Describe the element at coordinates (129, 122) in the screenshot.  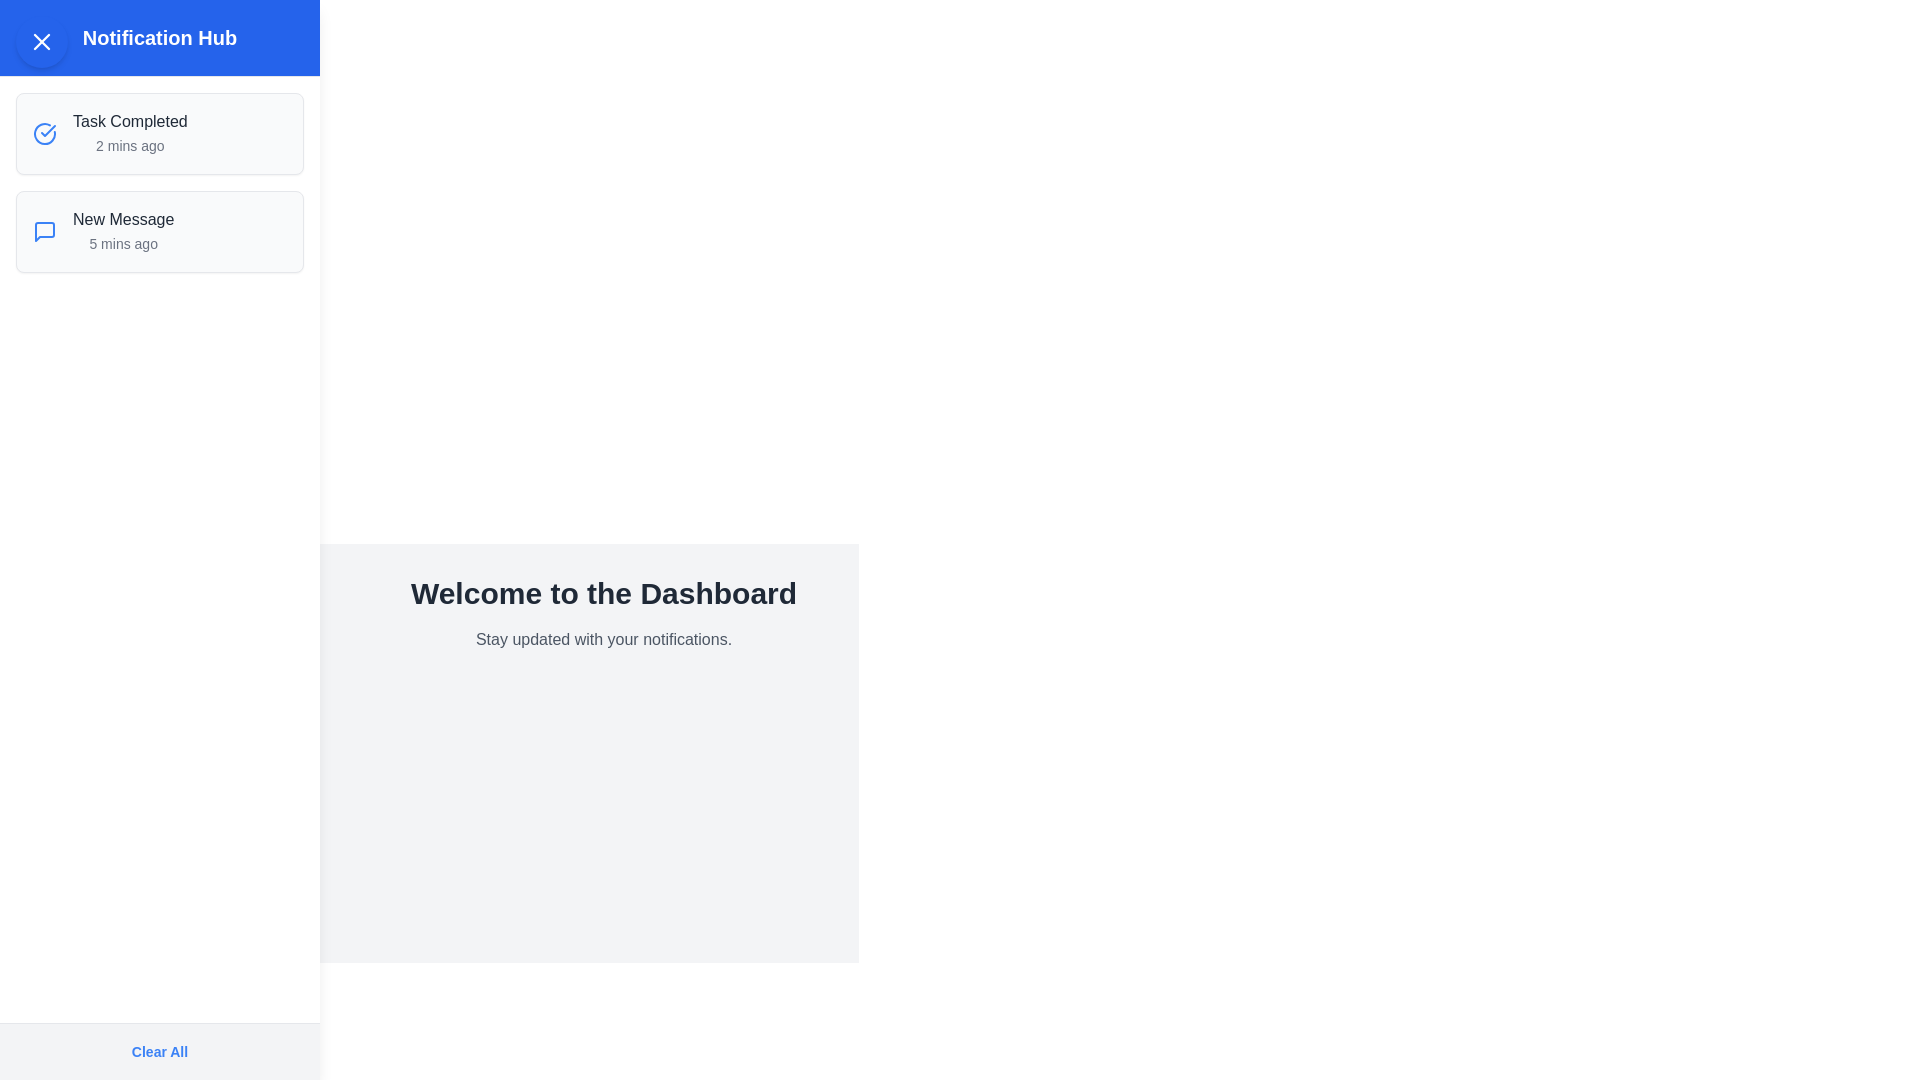
I see `text content of the notification title label indicating task completion, which is located at the top of the Notification Hub sidebar` at that location.